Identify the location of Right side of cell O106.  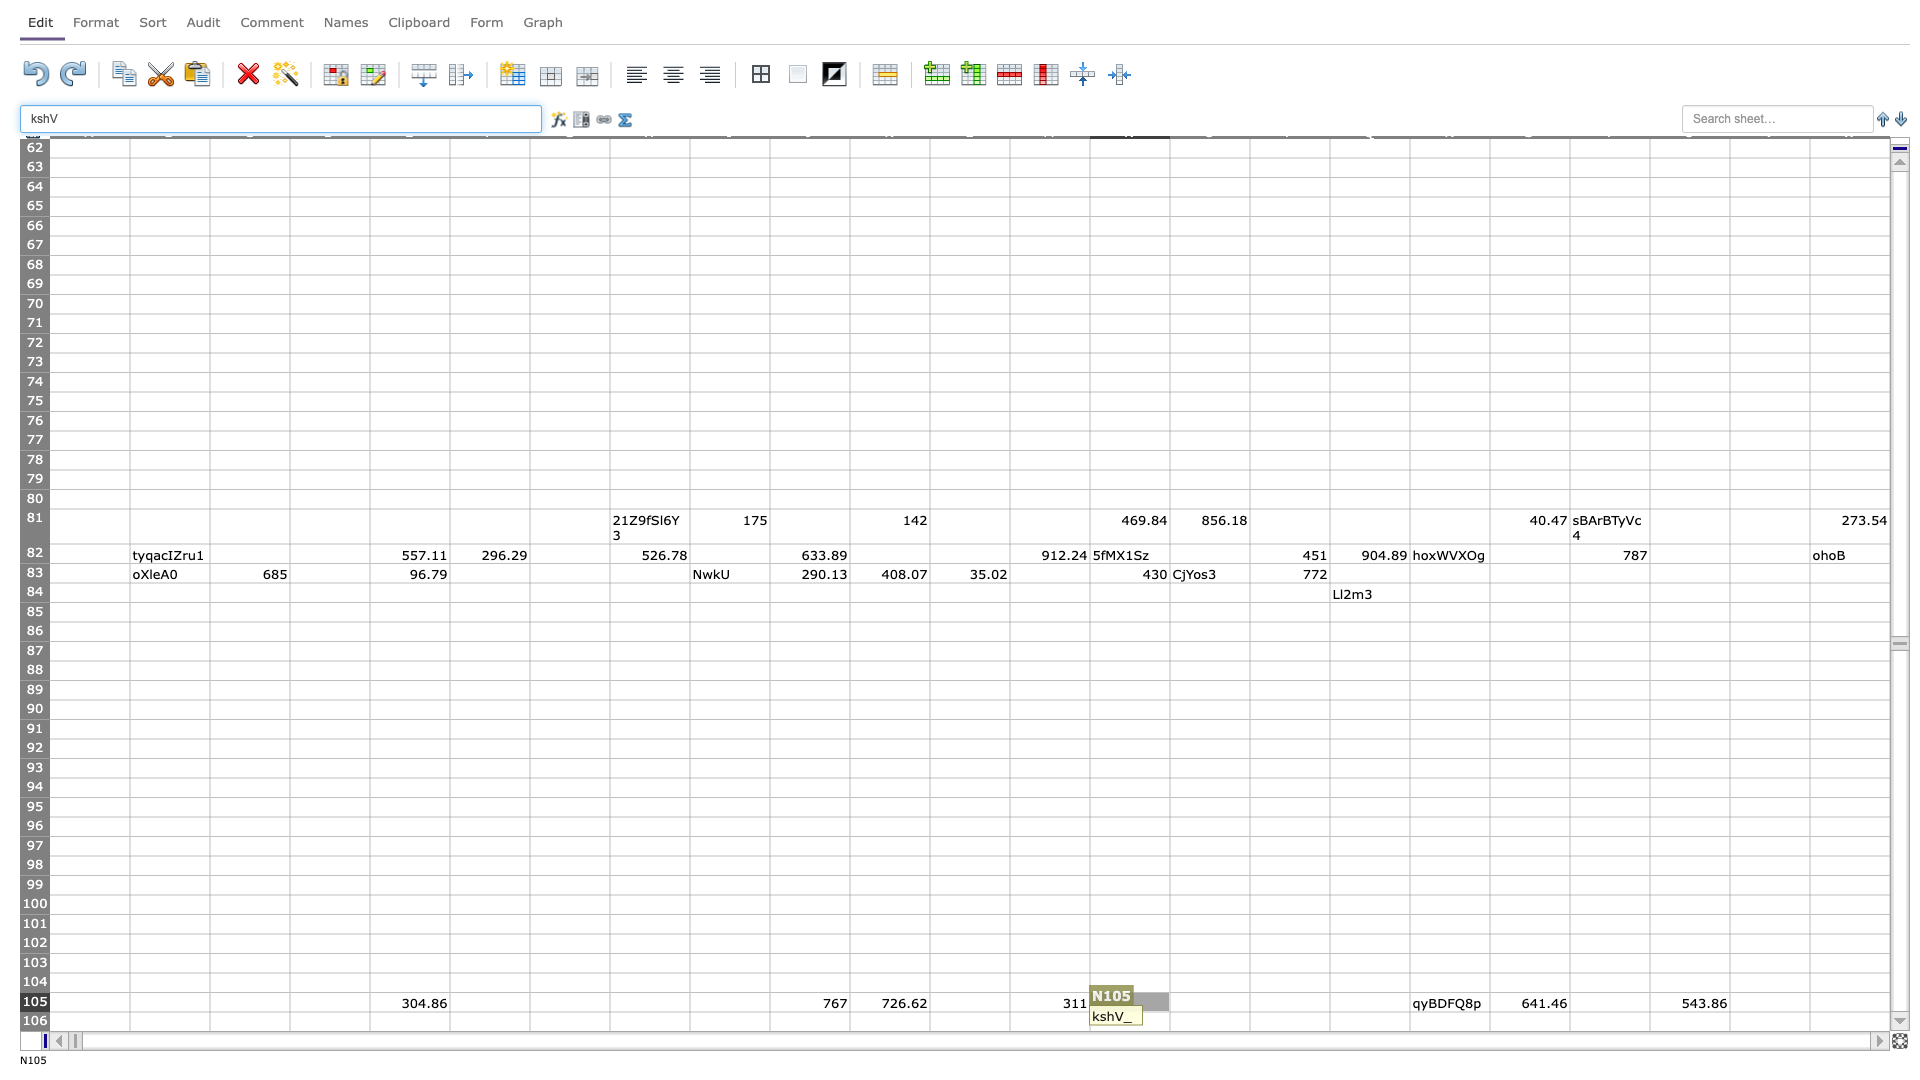
(1248, 1021).